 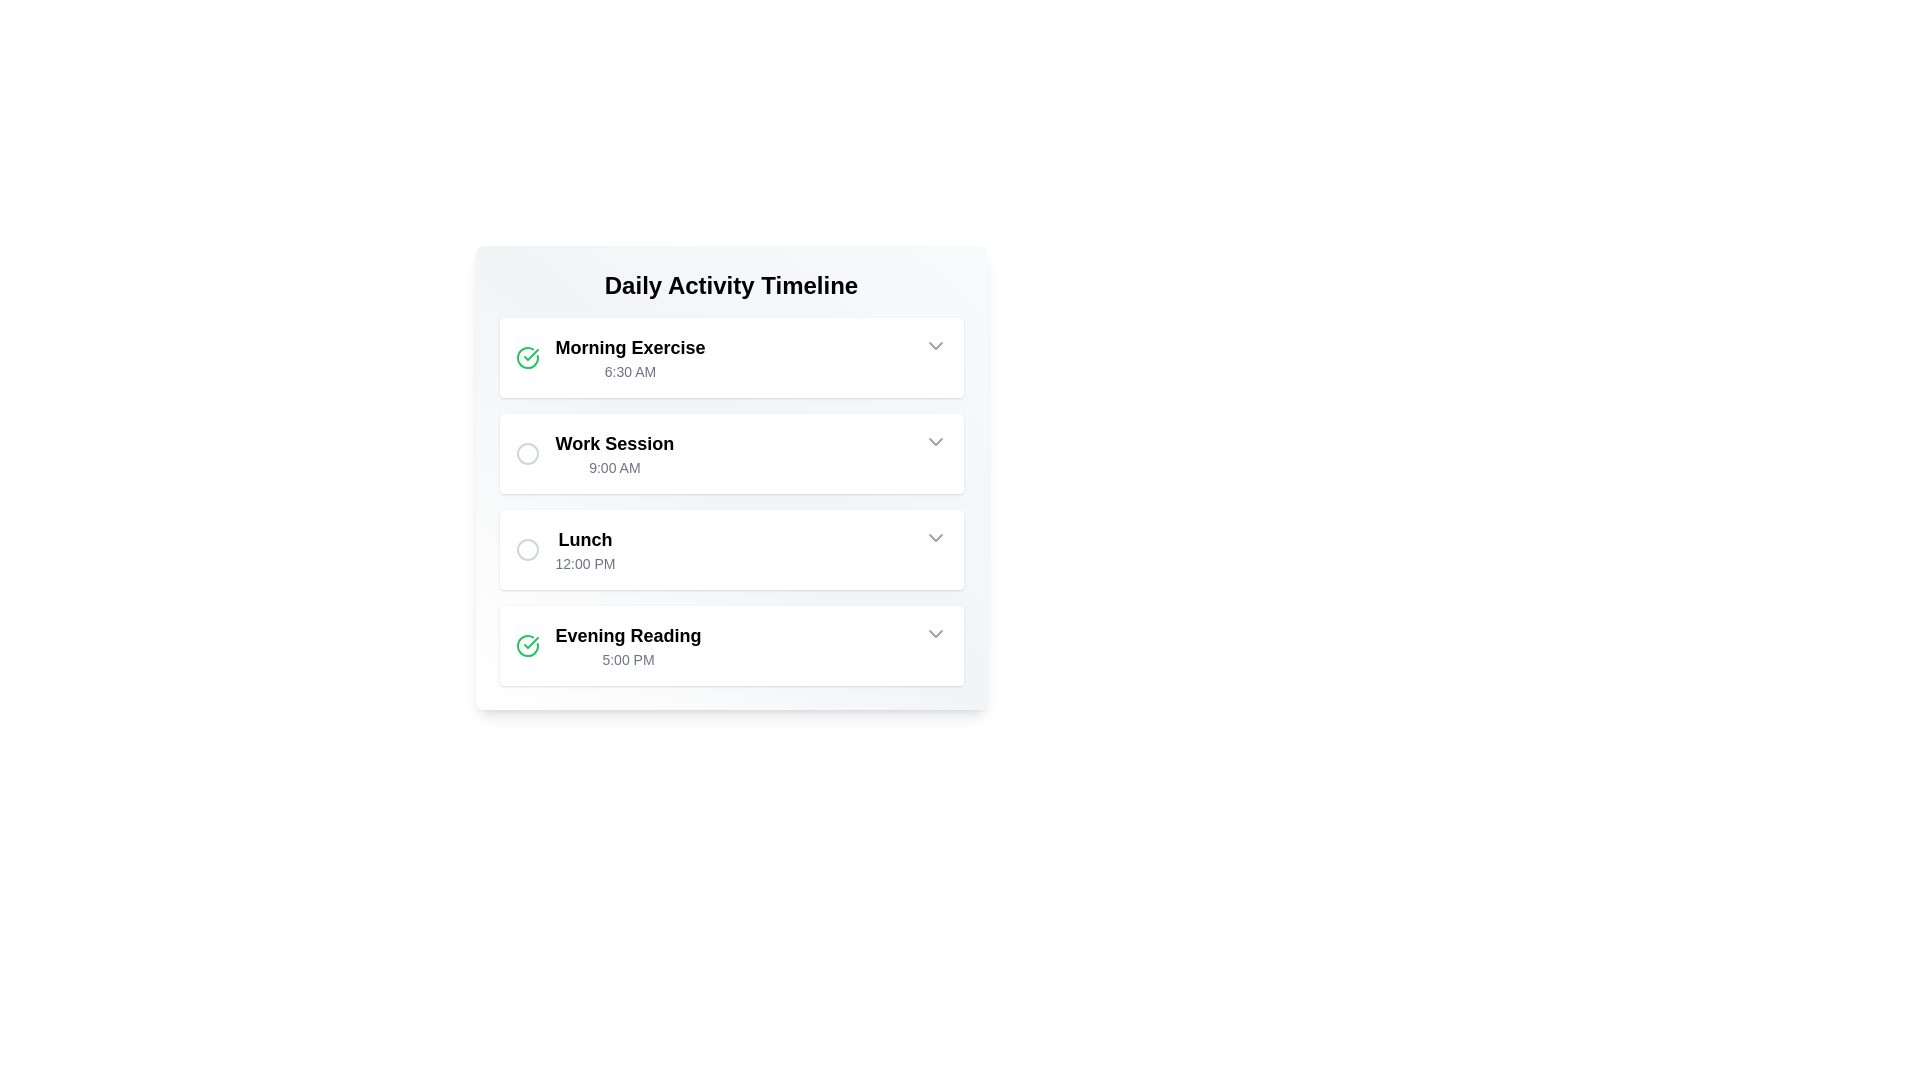 I want to click on the text label displaying 'Evening Reading' which is styled in bold, large, sans-serif font and is positioned as the first line in the fourth item of the task list under 'Daily Activity Timeline', so click(x=627, y=636).